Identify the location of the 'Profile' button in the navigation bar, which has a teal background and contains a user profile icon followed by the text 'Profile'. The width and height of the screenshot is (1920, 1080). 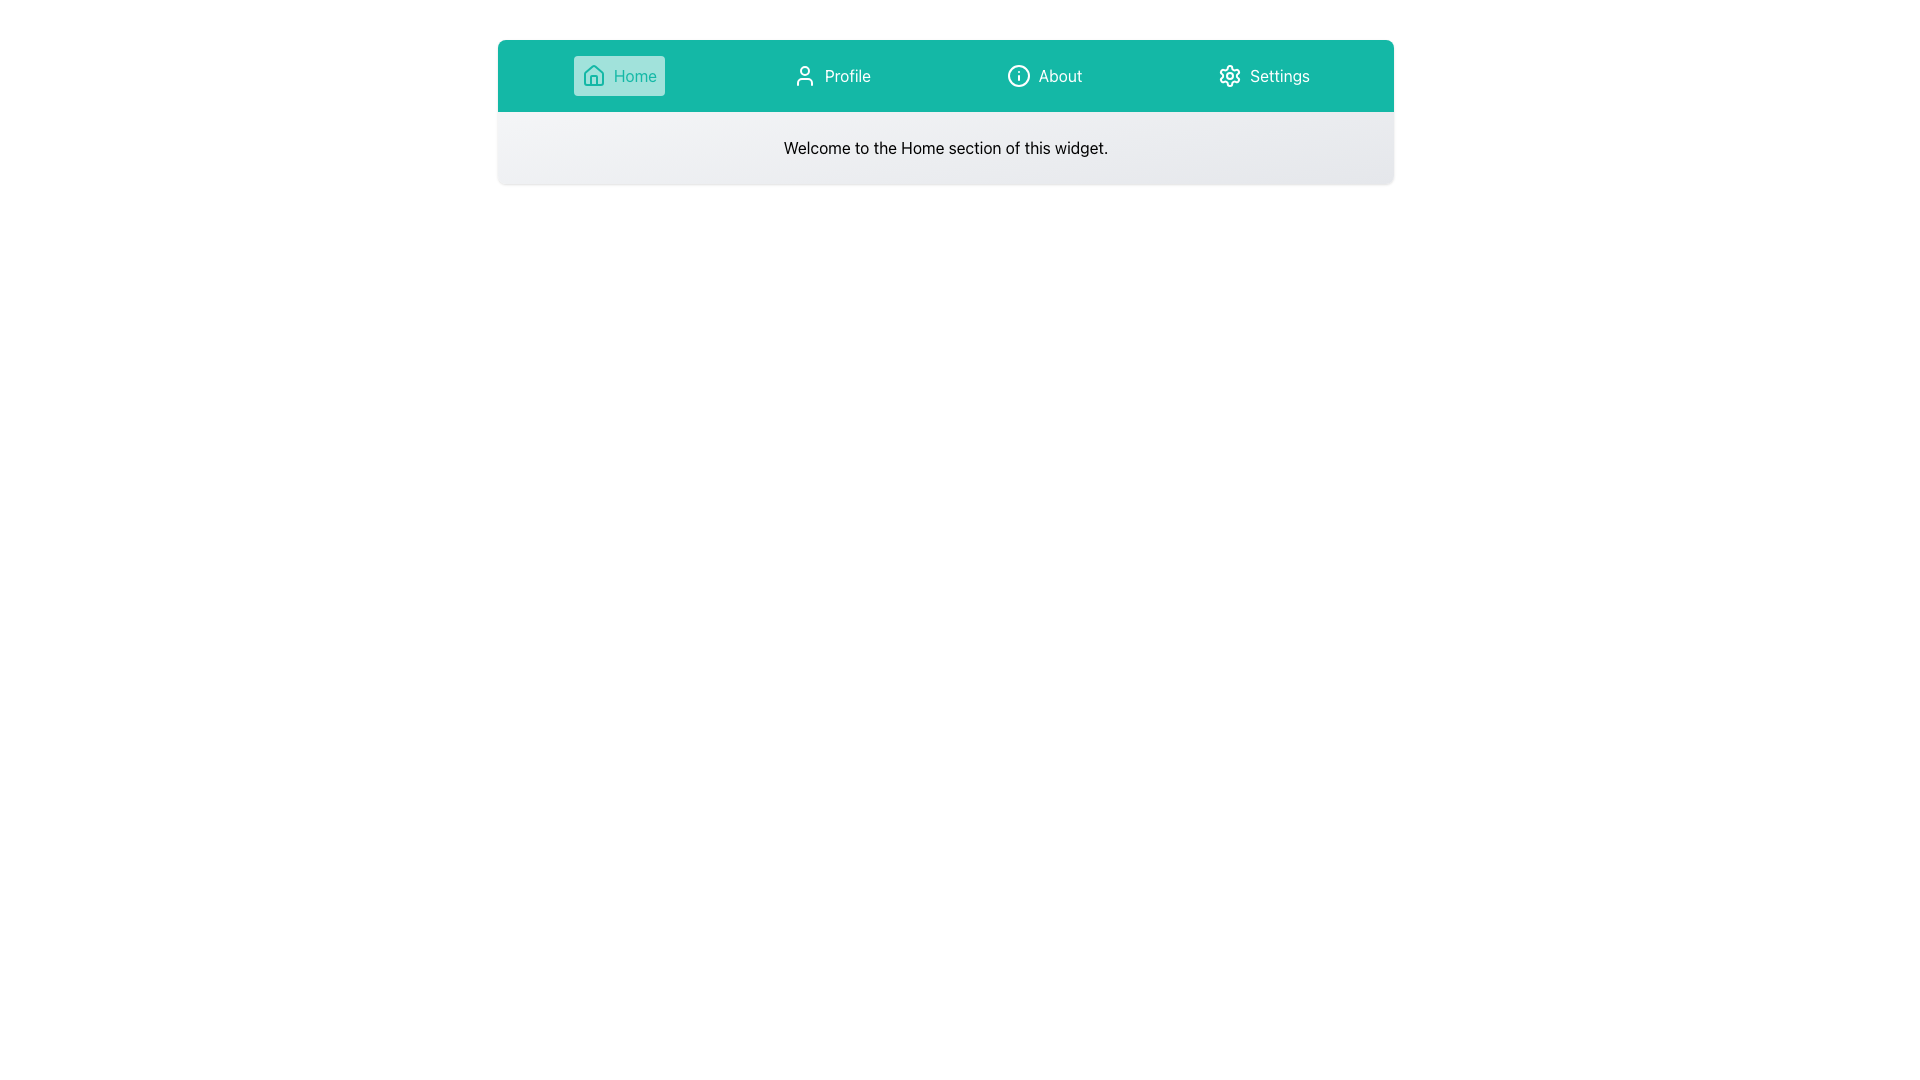
(831, 75).